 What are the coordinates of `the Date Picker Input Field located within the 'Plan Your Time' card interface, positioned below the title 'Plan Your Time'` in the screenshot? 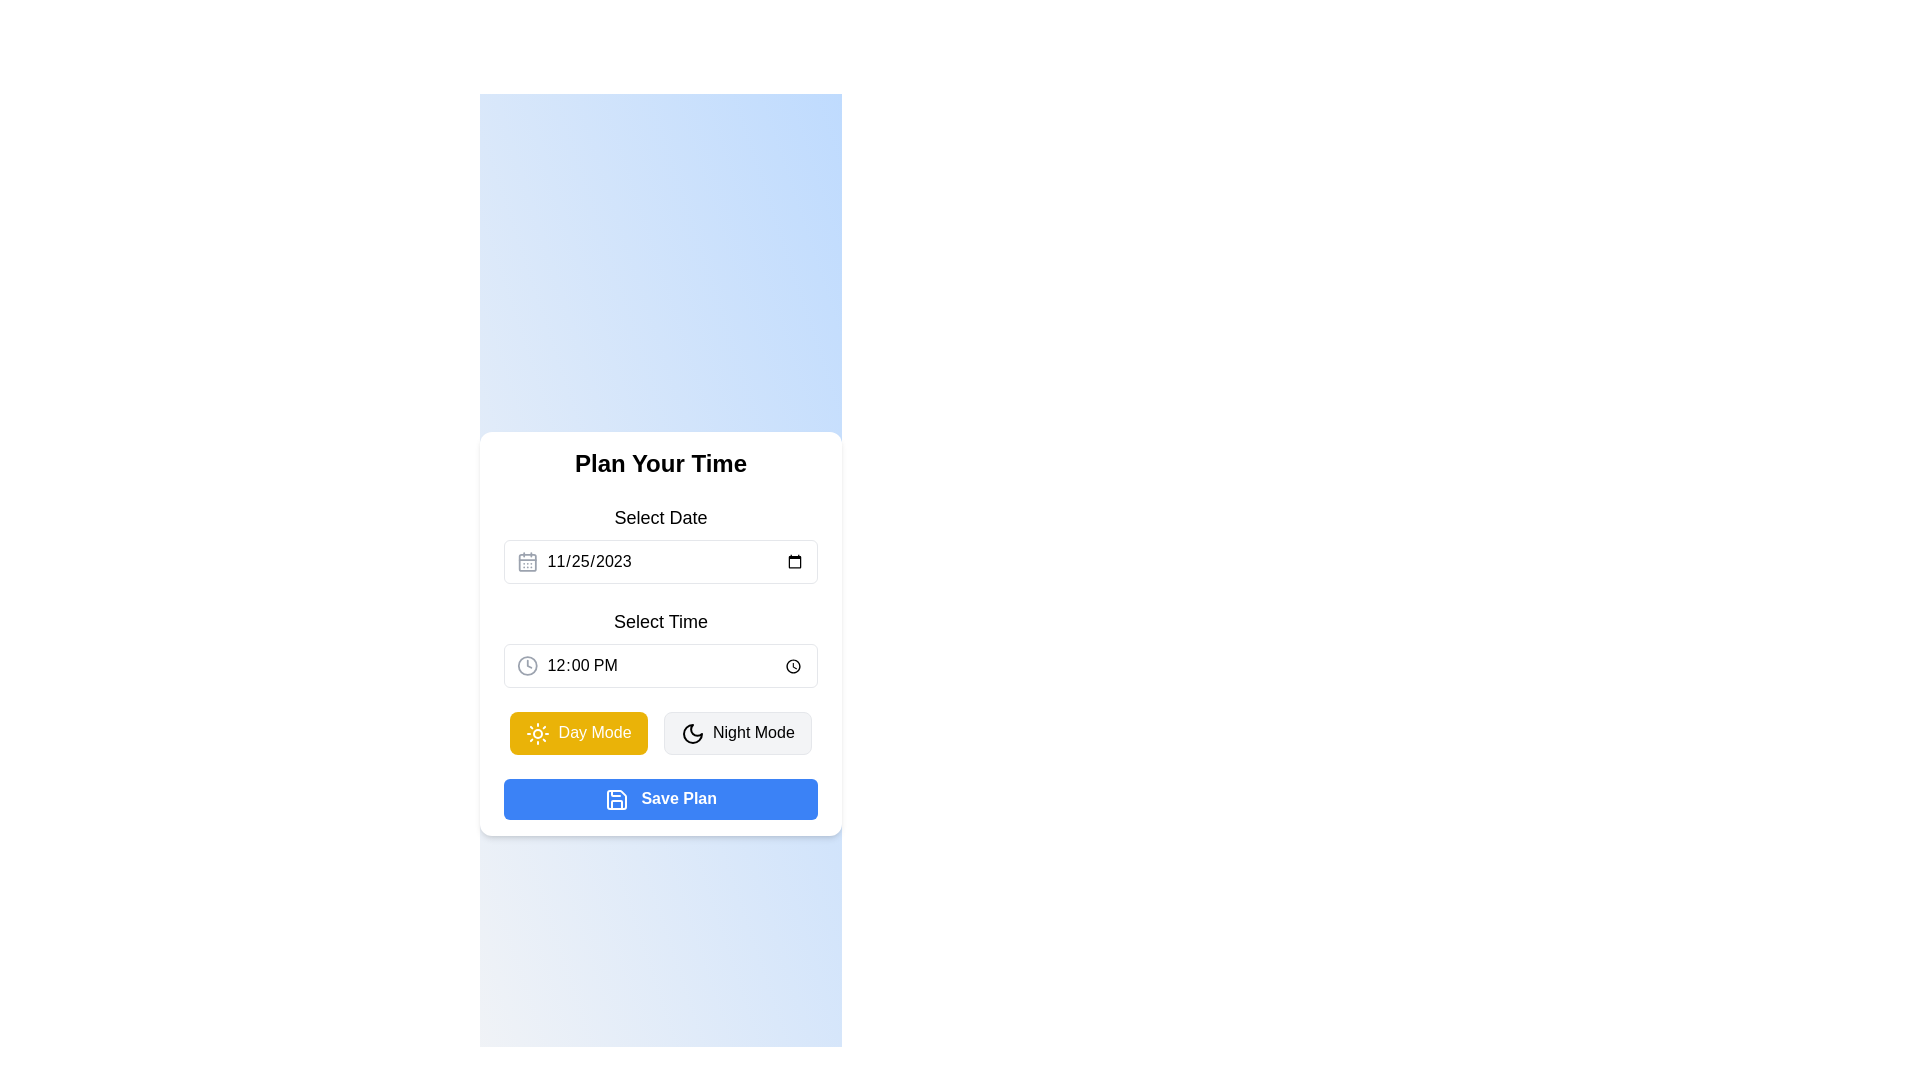 It's located at (661, 543).